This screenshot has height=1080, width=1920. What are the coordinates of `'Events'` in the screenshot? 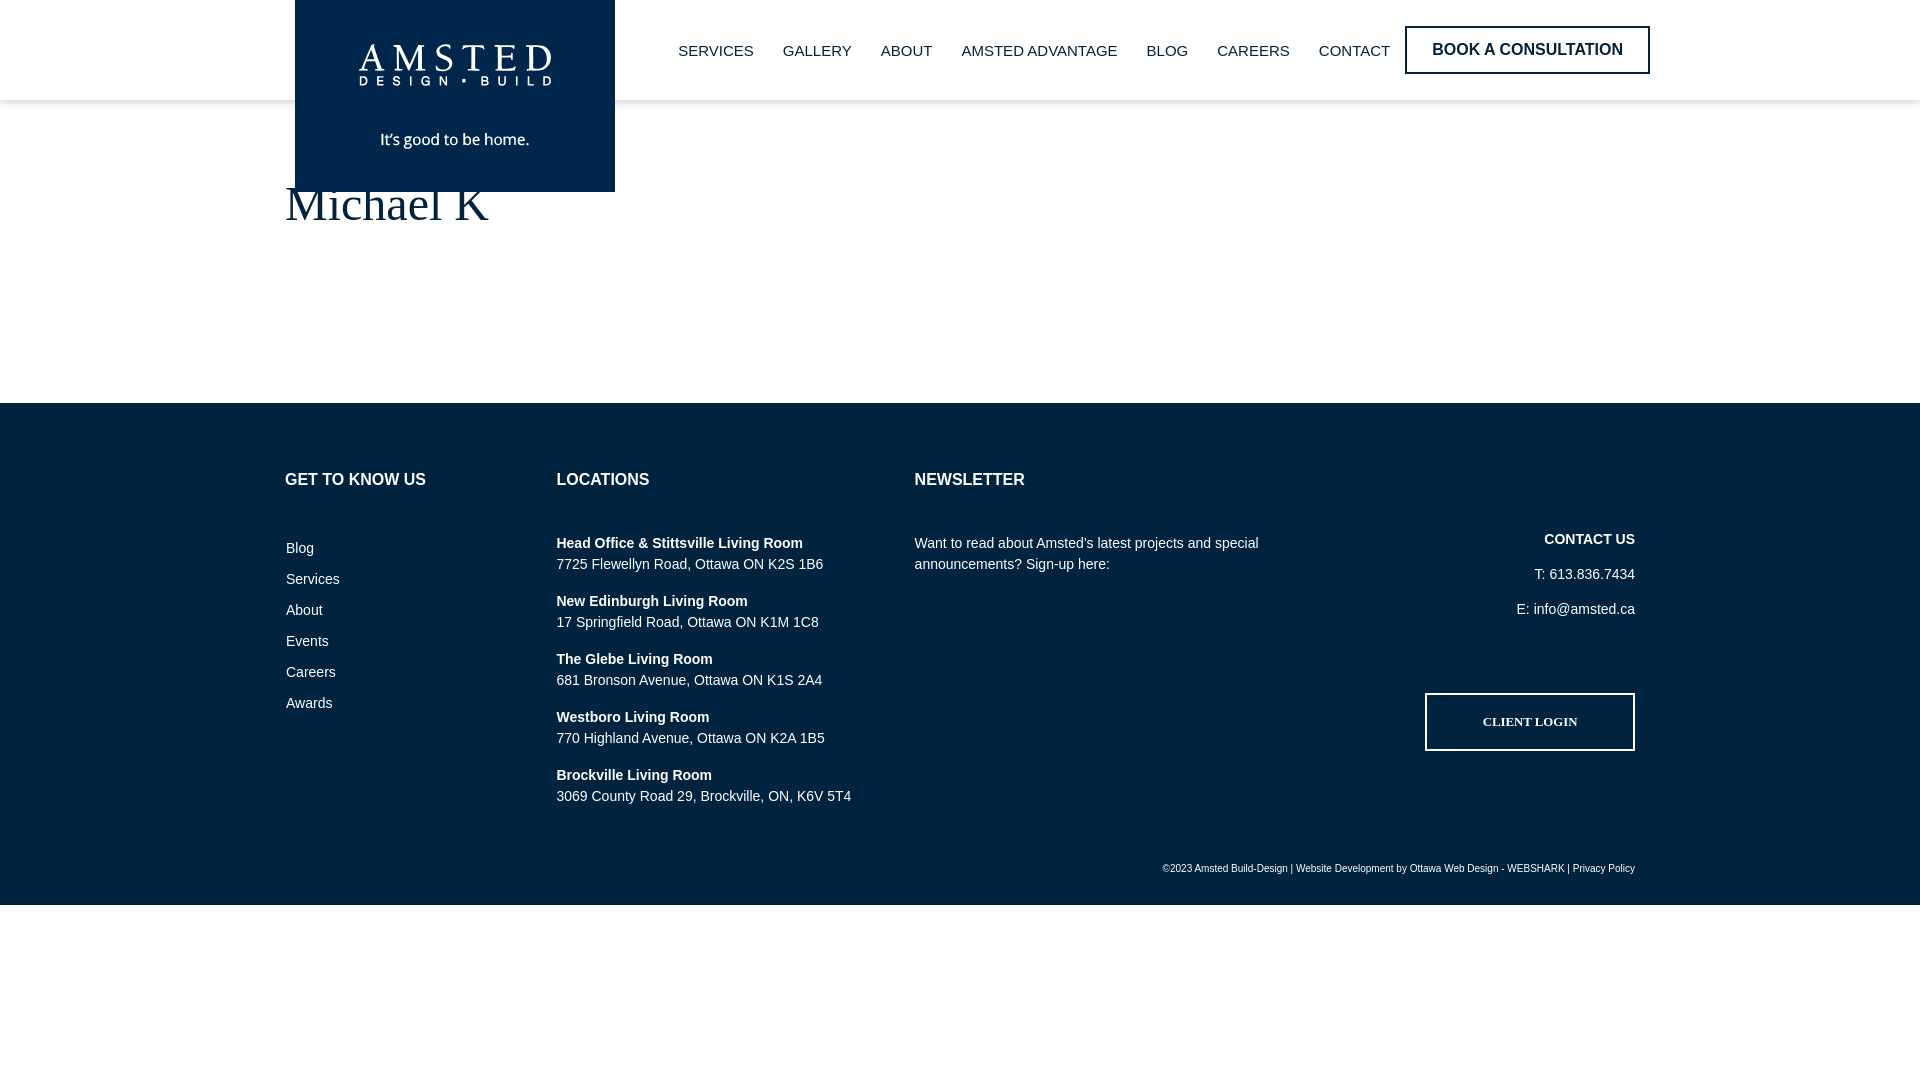 It's located at (388, 640).